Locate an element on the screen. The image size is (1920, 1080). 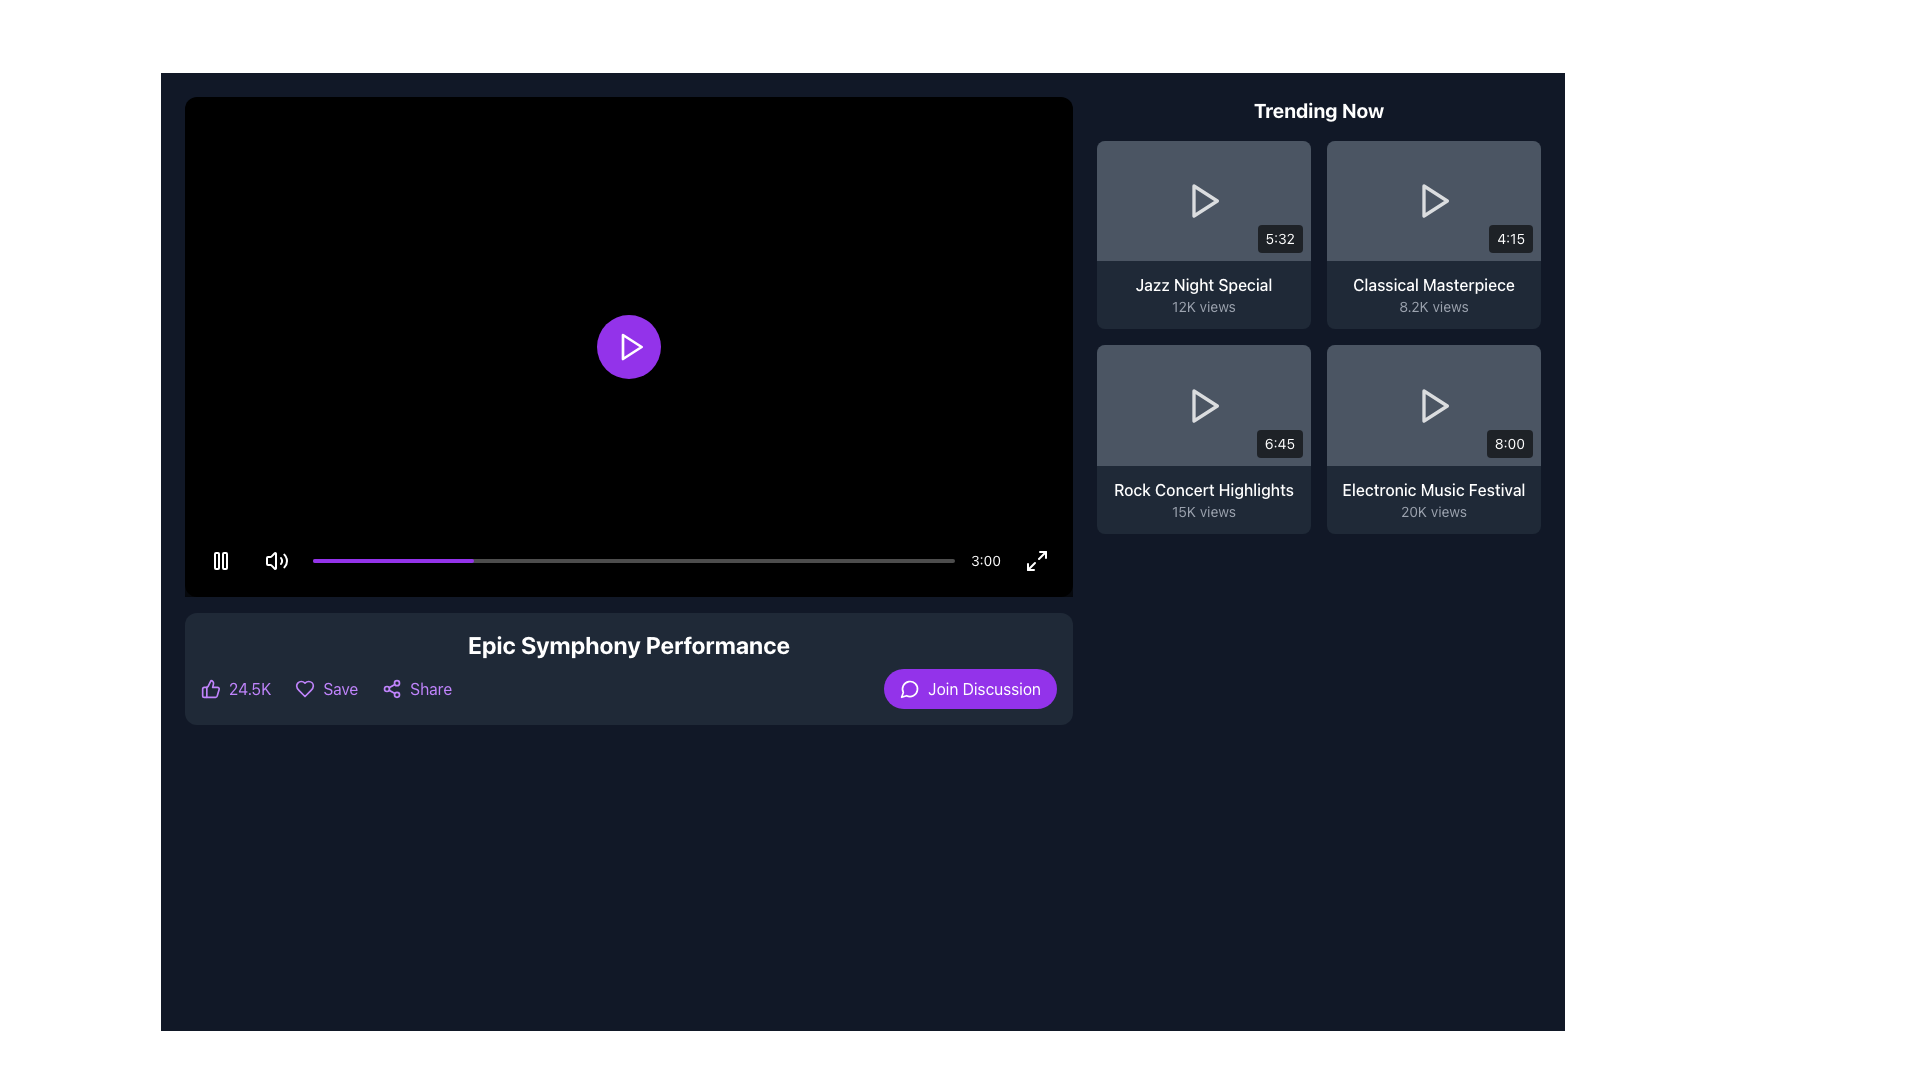
the Video thumbnail preview element in the 'Trending Now' section is located at coordinates (1203, 200).